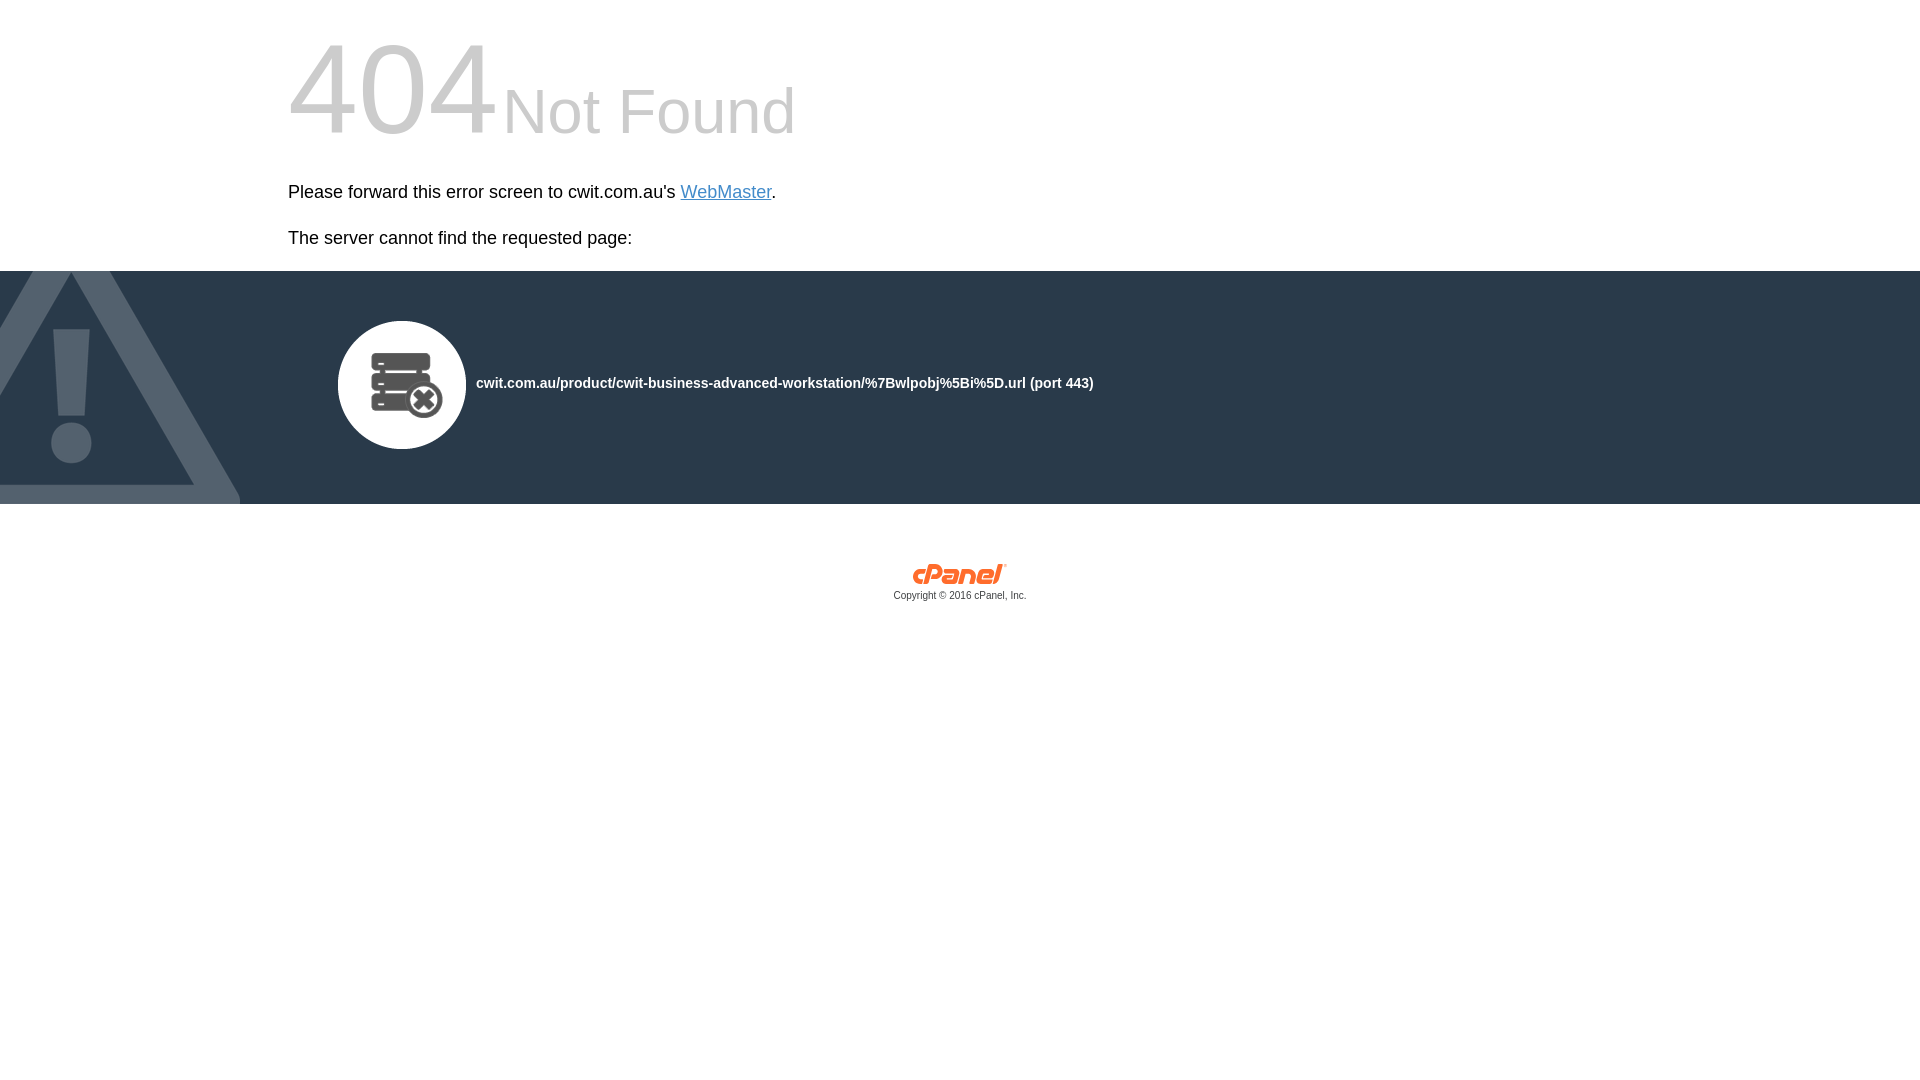  Describe the element at coordinates (681, 192) in the screenshot. I see `'WebMaster'` at that location.